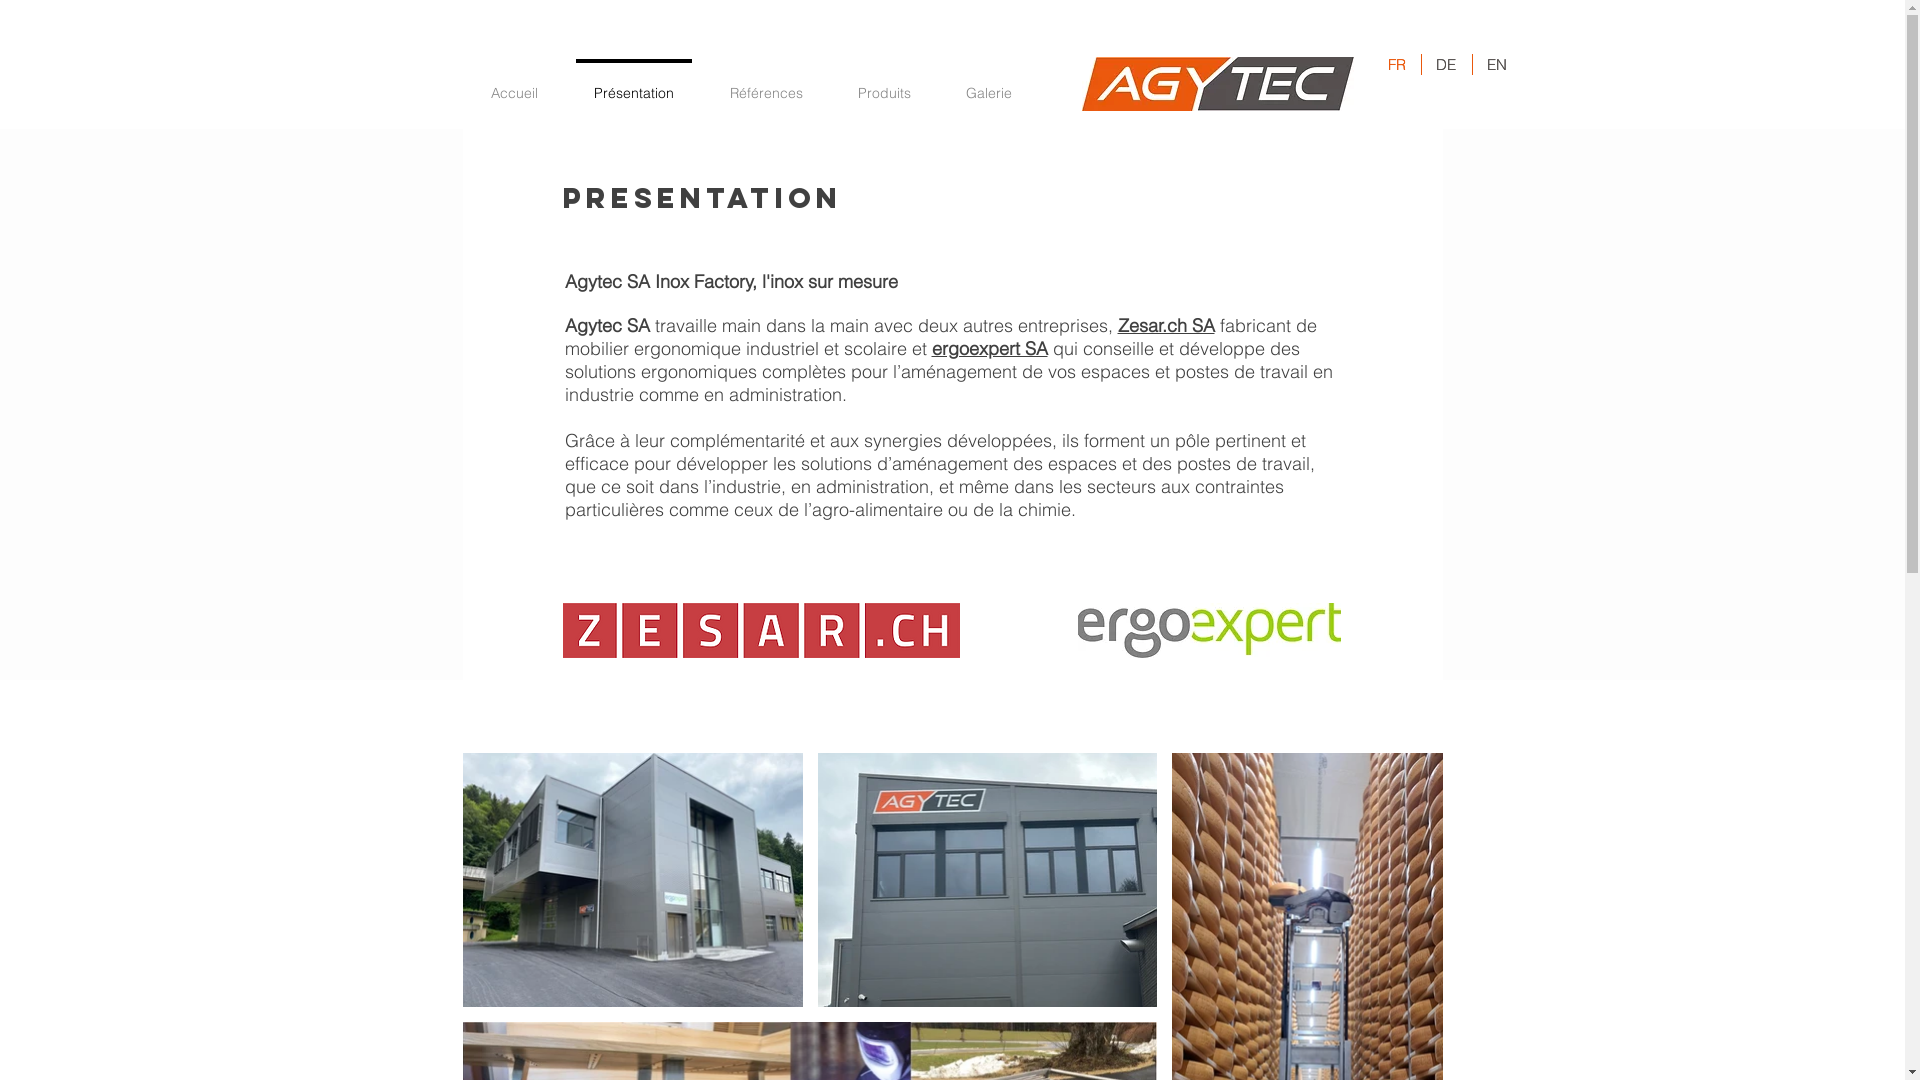 The image size is (1920, 1080). What do you see at coordinates (1419, 63) in the screenshot?
I see `'DE'` at bounding box center [1419, 63].